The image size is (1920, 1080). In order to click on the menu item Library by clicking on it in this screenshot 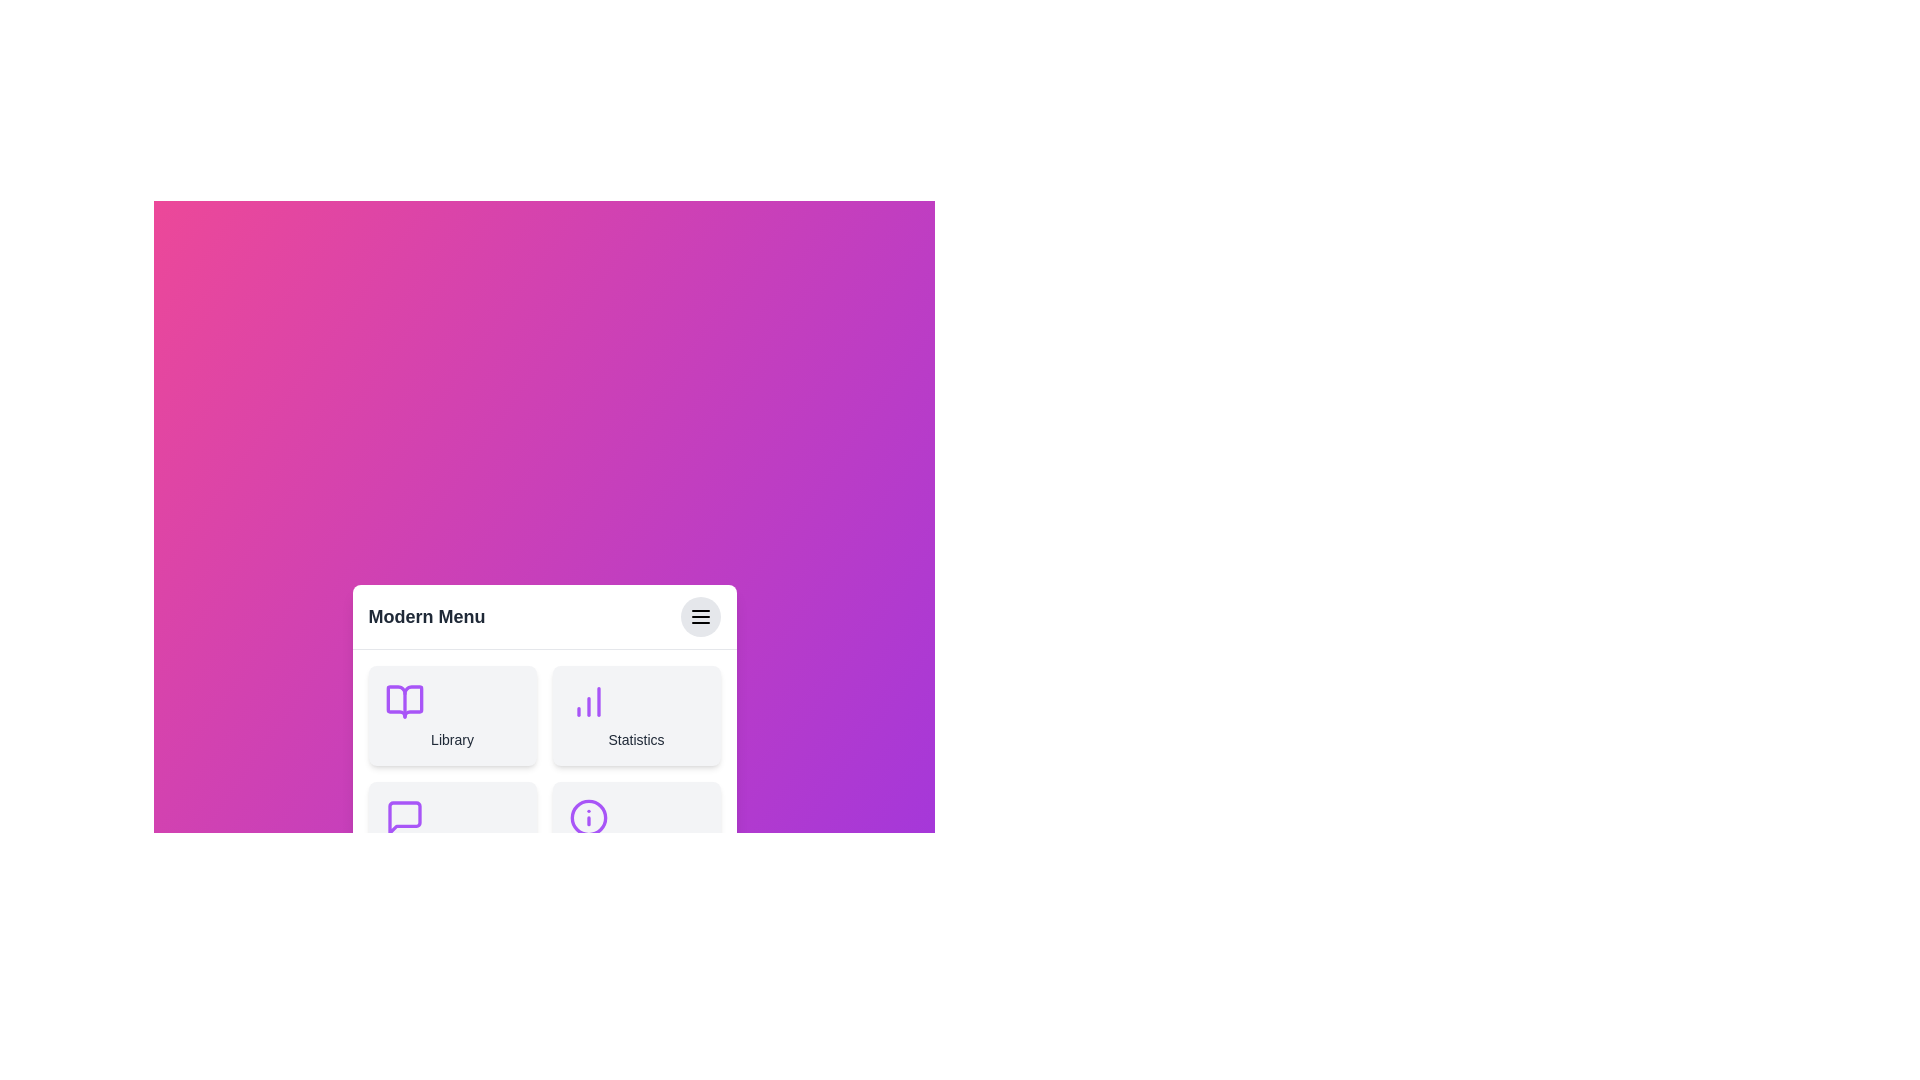, I will do `click(451, 714)`.